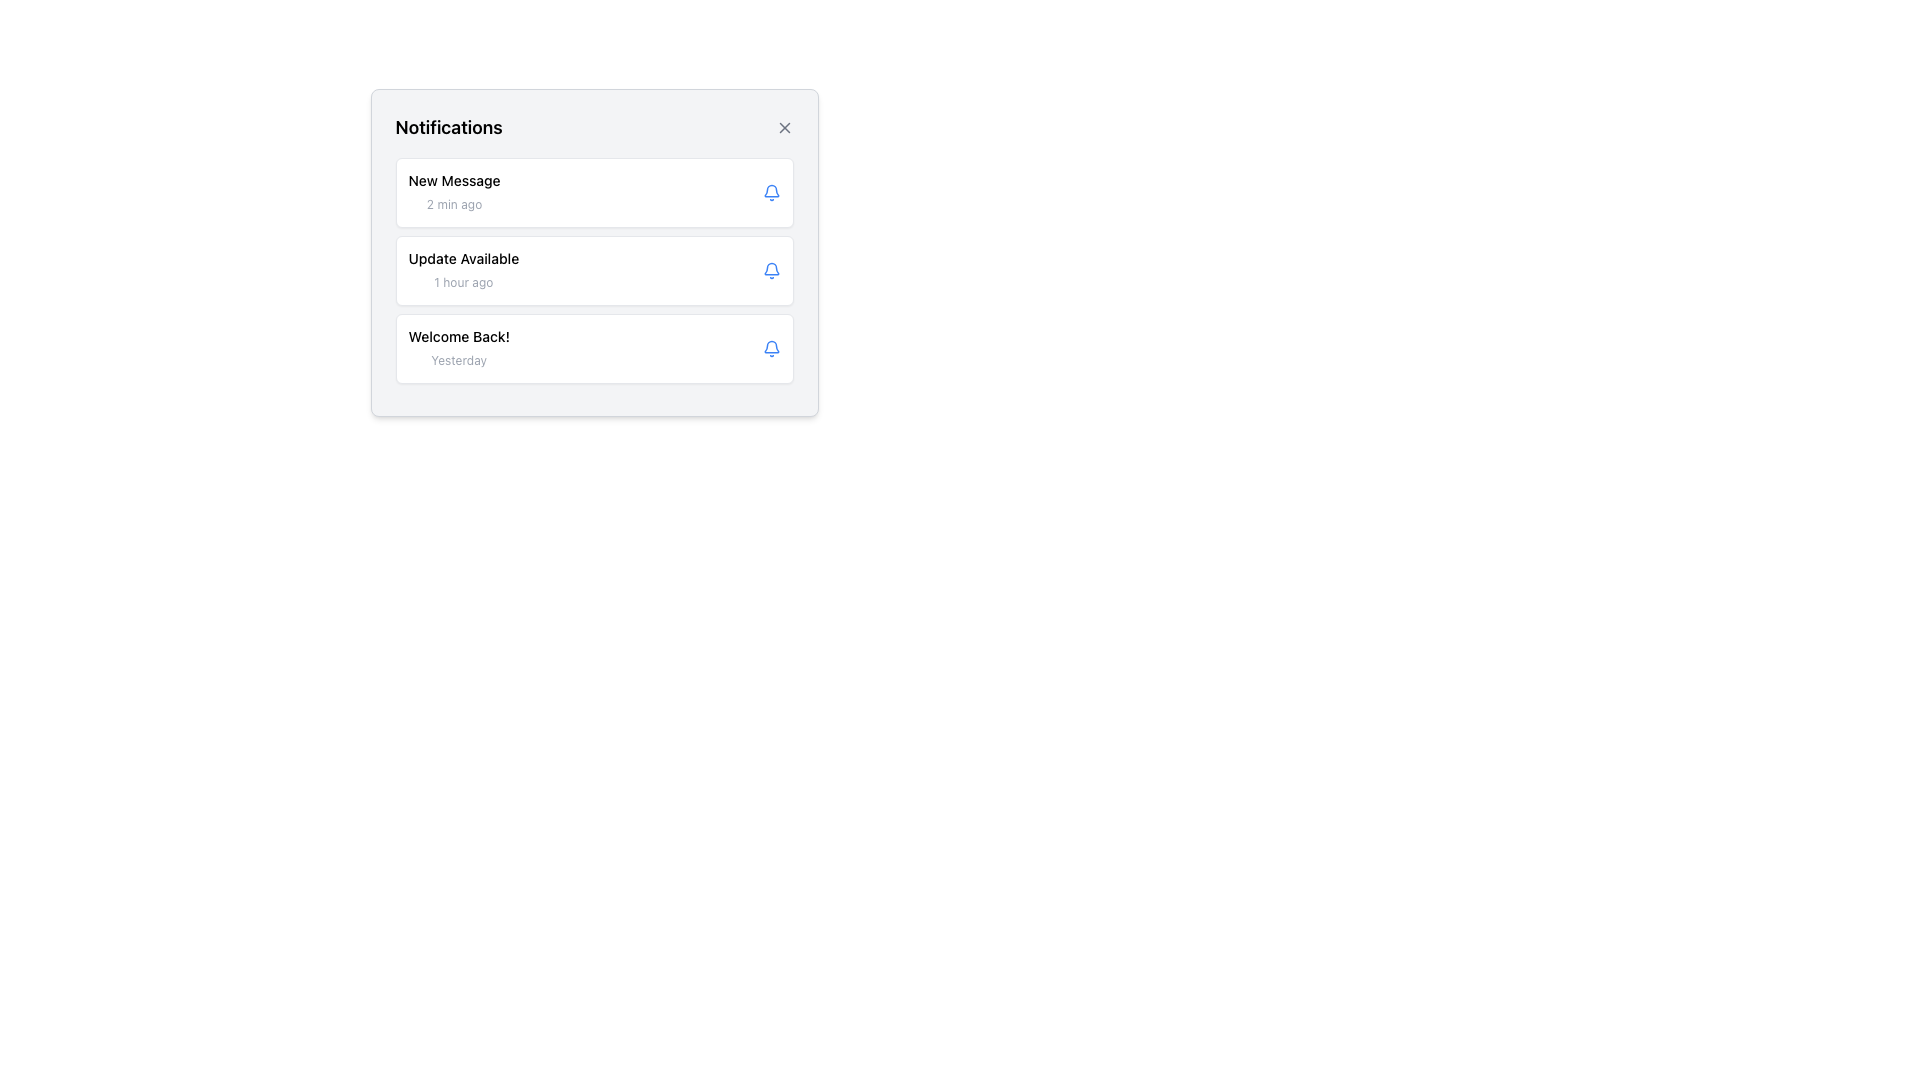 The image size is (1920, 1080). I want to click on the timestamp text label associated with the 'Welcome Back!' notification, which is positioned directly below the title text, so click(458, 360).